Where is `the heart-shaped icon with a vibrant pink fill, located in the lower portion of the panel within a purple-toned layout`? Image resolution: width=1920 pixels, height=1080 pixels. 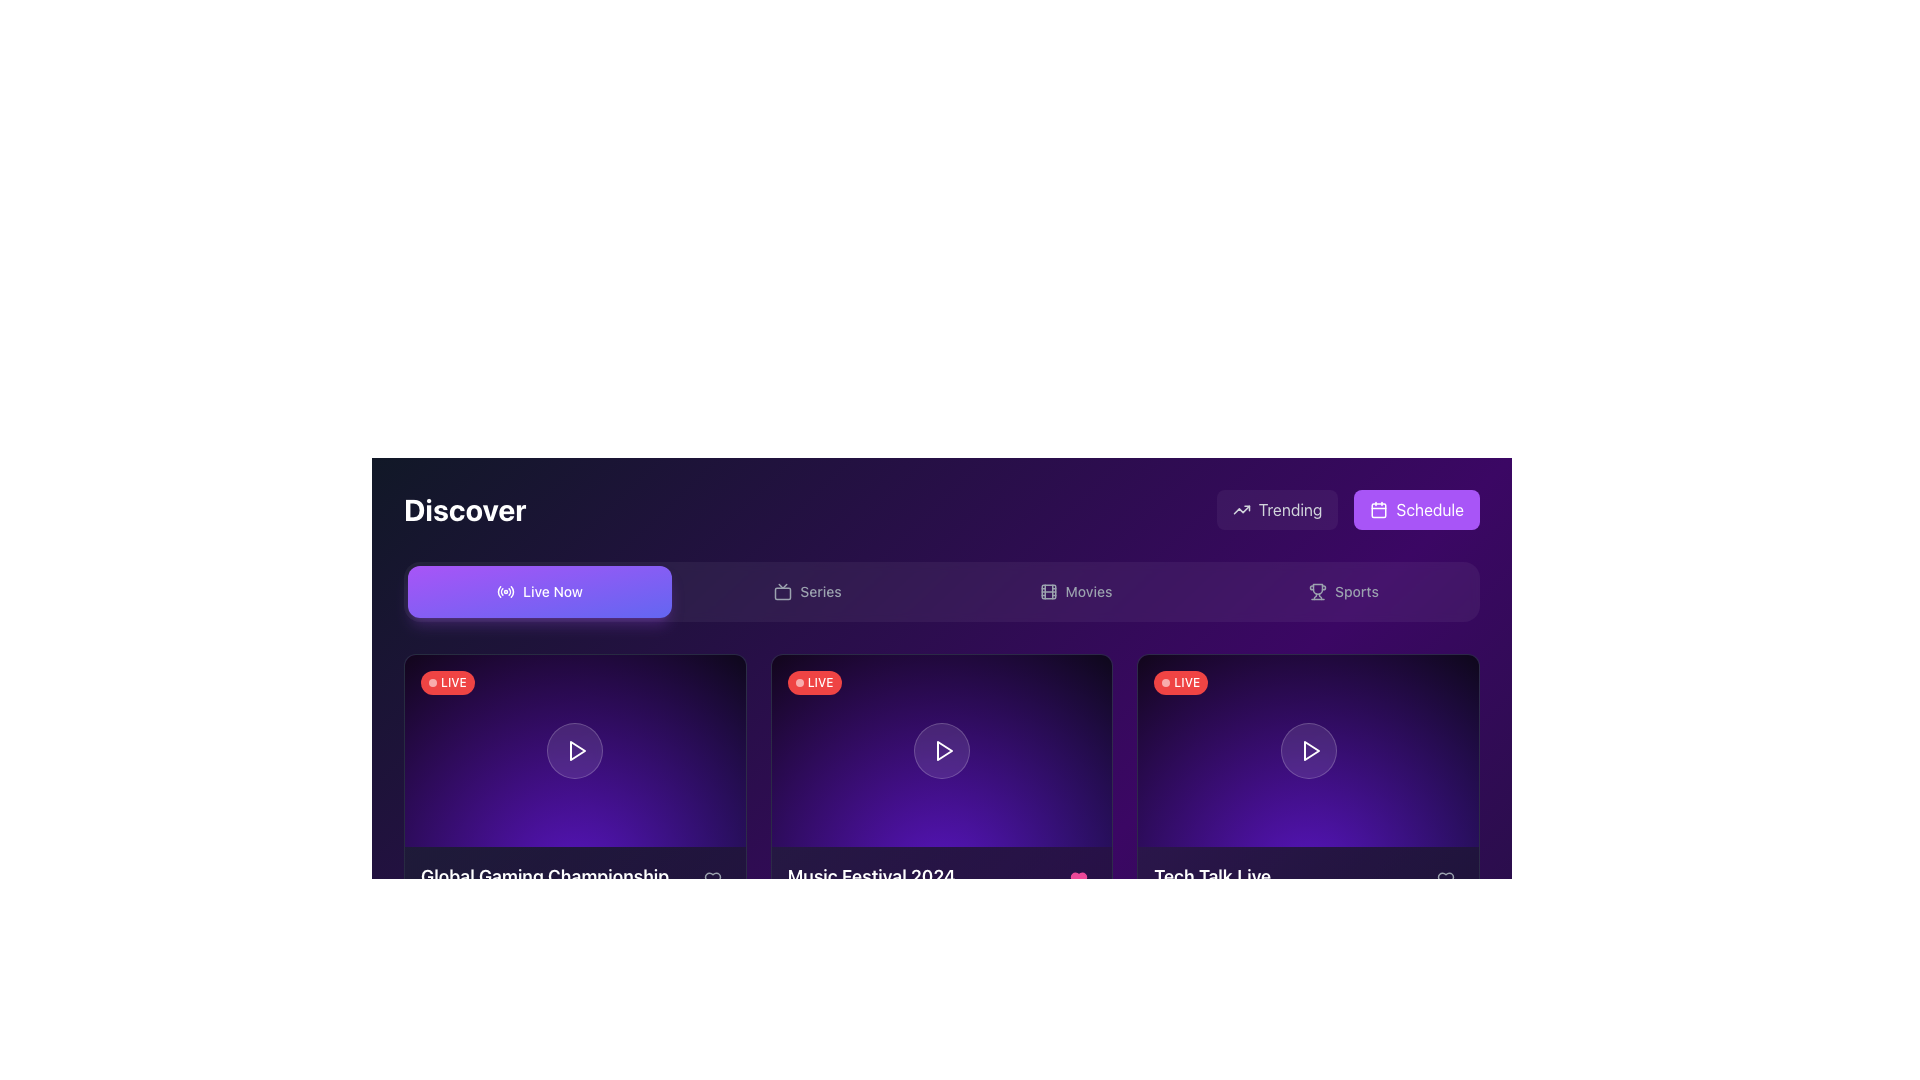
the heart-shaped icon with a vibrant pink fill, located in the lower portion of the panel within a purple-toned layout is located at coordinates (1078, 878).